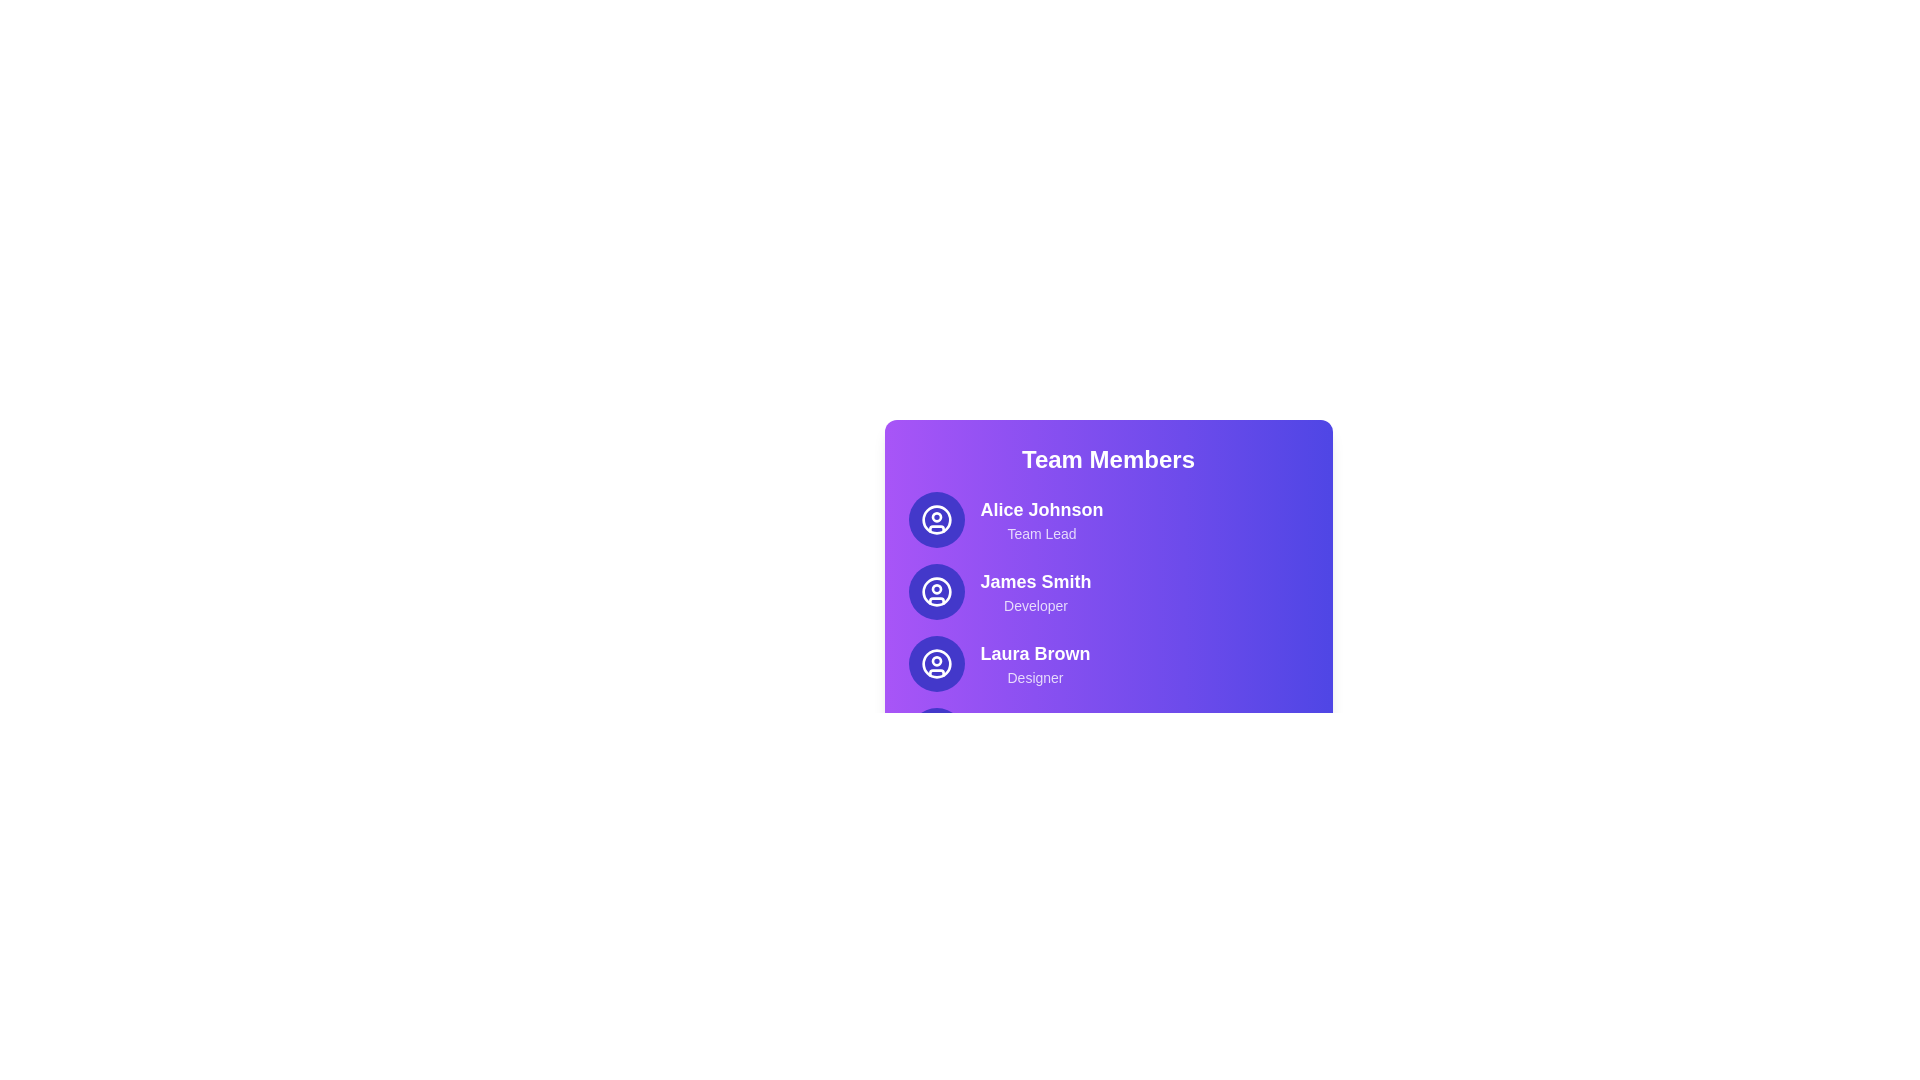  I want to click on the User Avatar Icon representing Alice Johnson, which is a circular icon with a purple background and white outline, located in the top-left area of the purple panel titled 'Team Members.', so click(935, 519).